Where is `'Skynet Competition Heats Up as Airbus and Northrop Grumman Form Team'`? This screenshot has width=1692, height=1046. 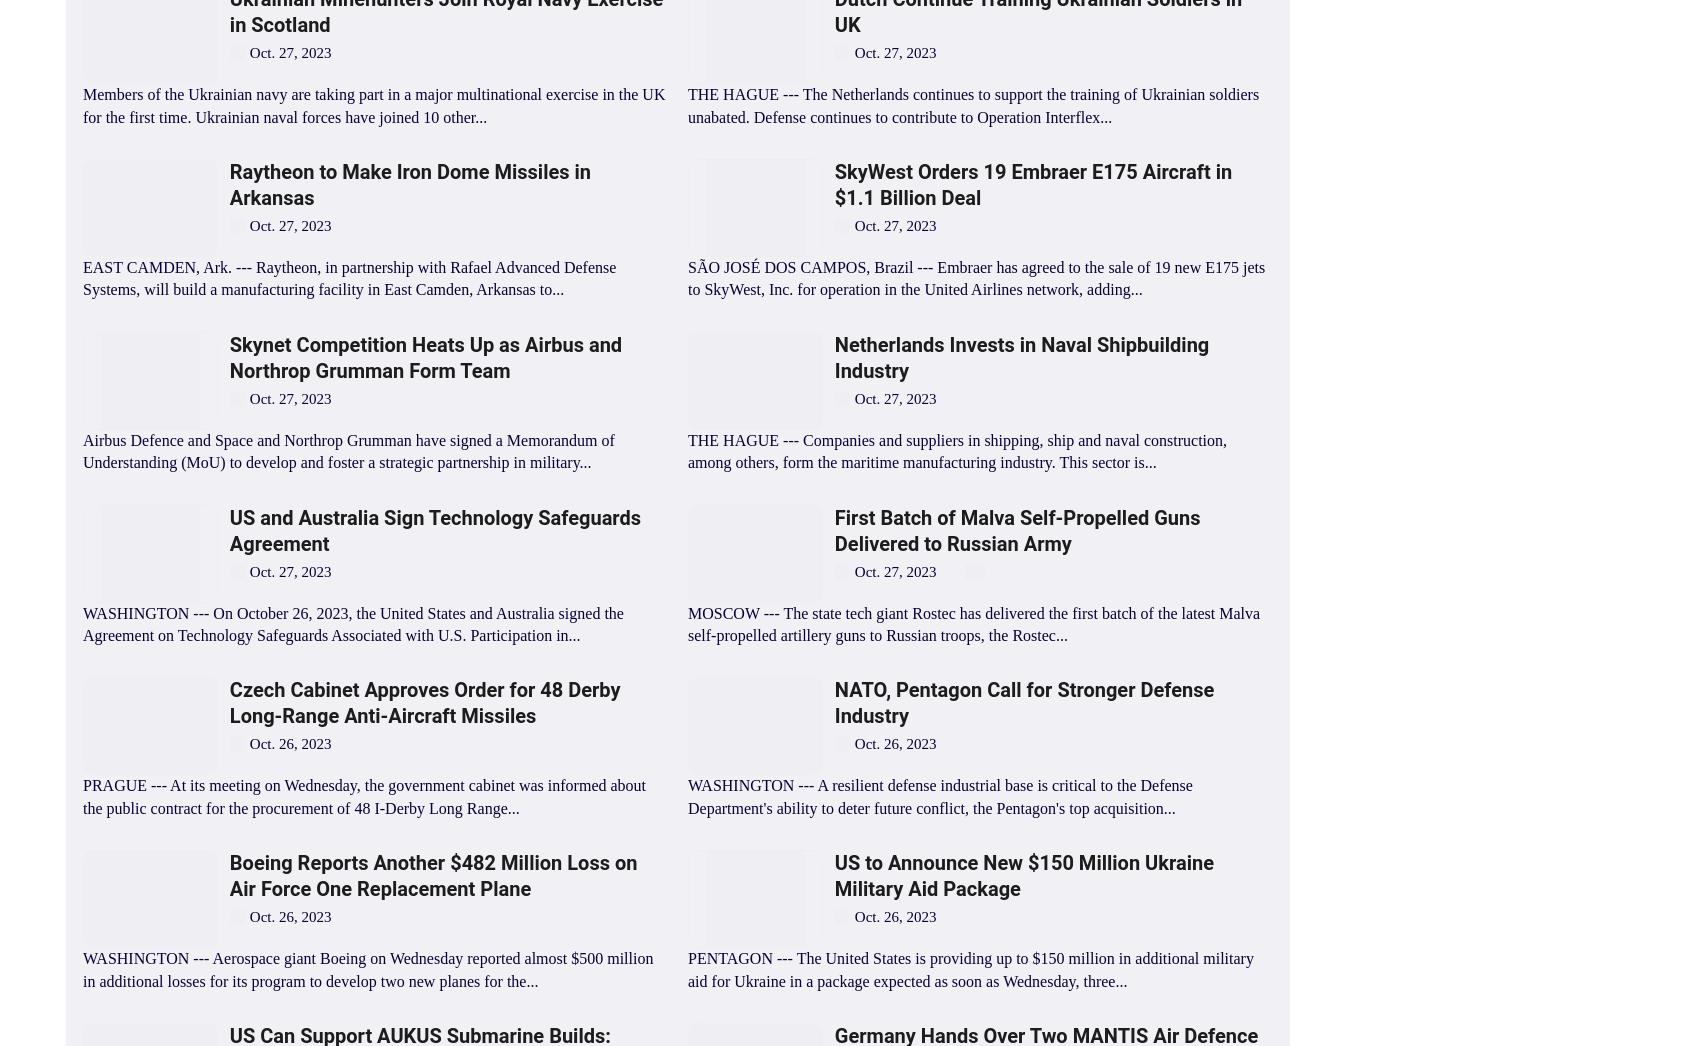 'Skynet Competition Heats Up as Airbus and Northrop Grumman Form Team' is located at coordinates (424, 355).